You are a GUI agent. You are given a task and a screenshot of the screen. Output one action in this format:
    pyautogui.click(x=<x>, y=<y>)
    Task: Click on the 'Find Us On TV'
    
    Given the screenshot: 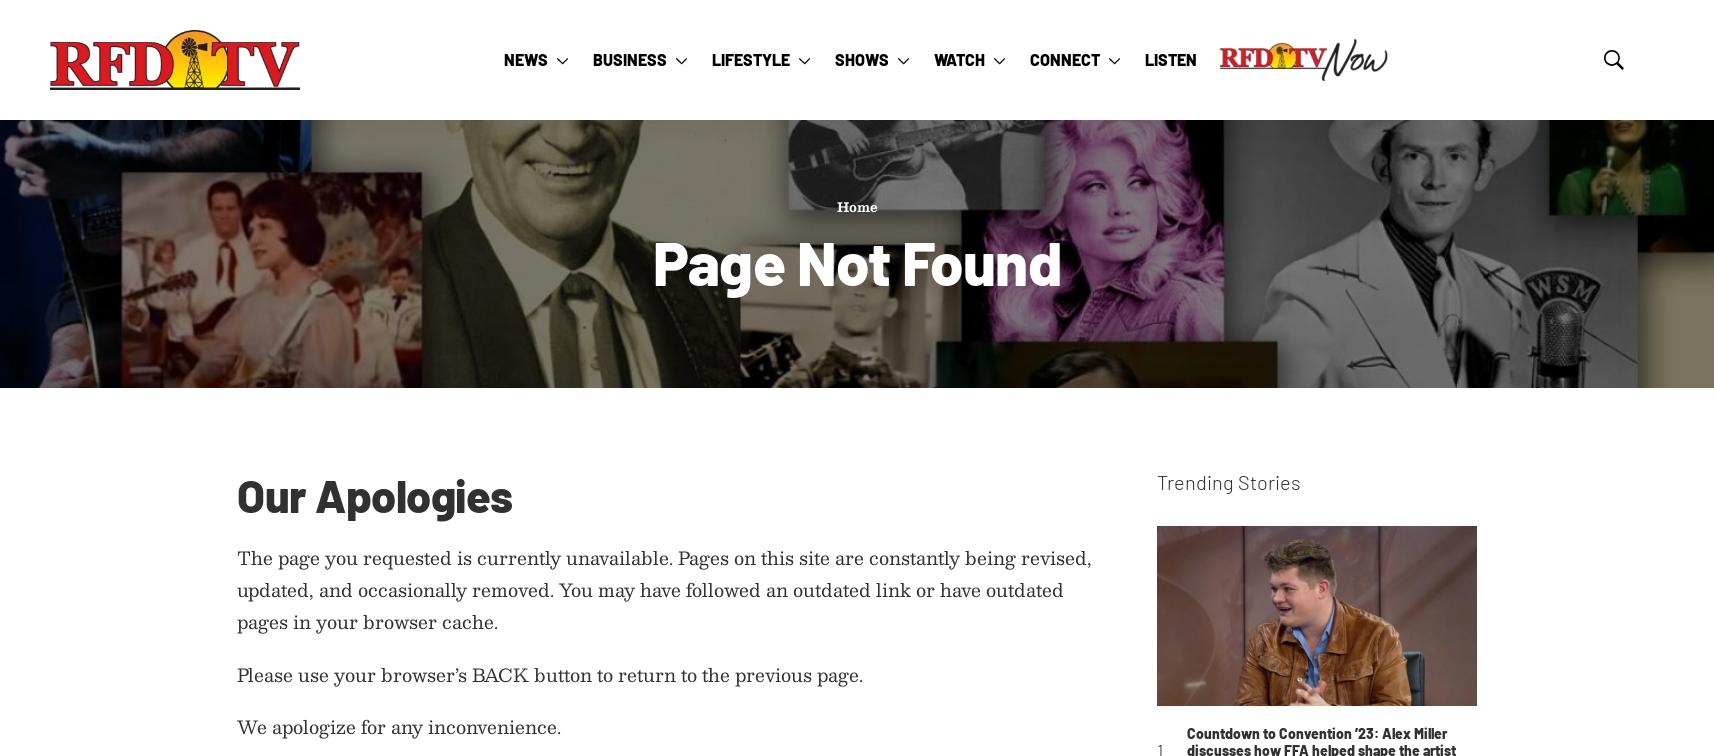 What is the action you would take?
    pyautogui.click(x=983, y=159)
    